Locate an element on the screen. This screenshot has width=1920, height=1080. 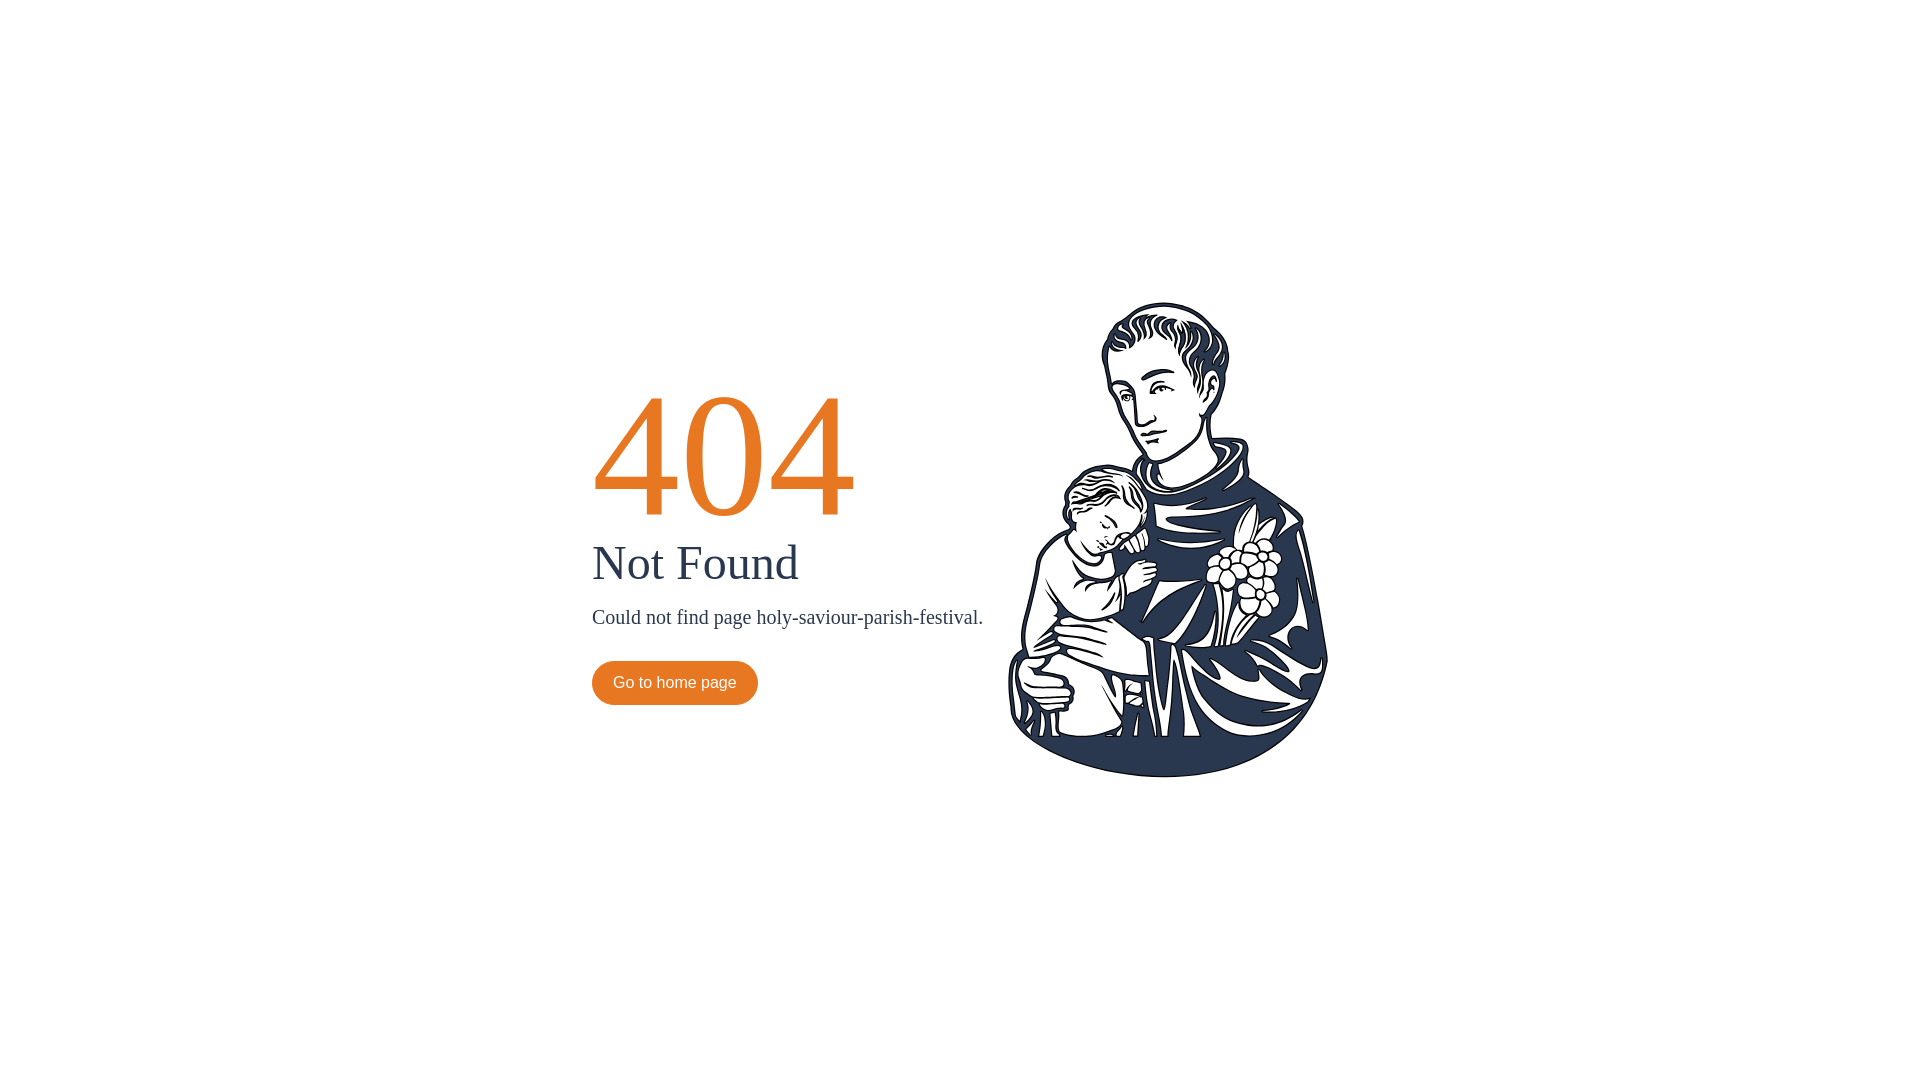
'Go to home page' is located at coordinates (590, 681).